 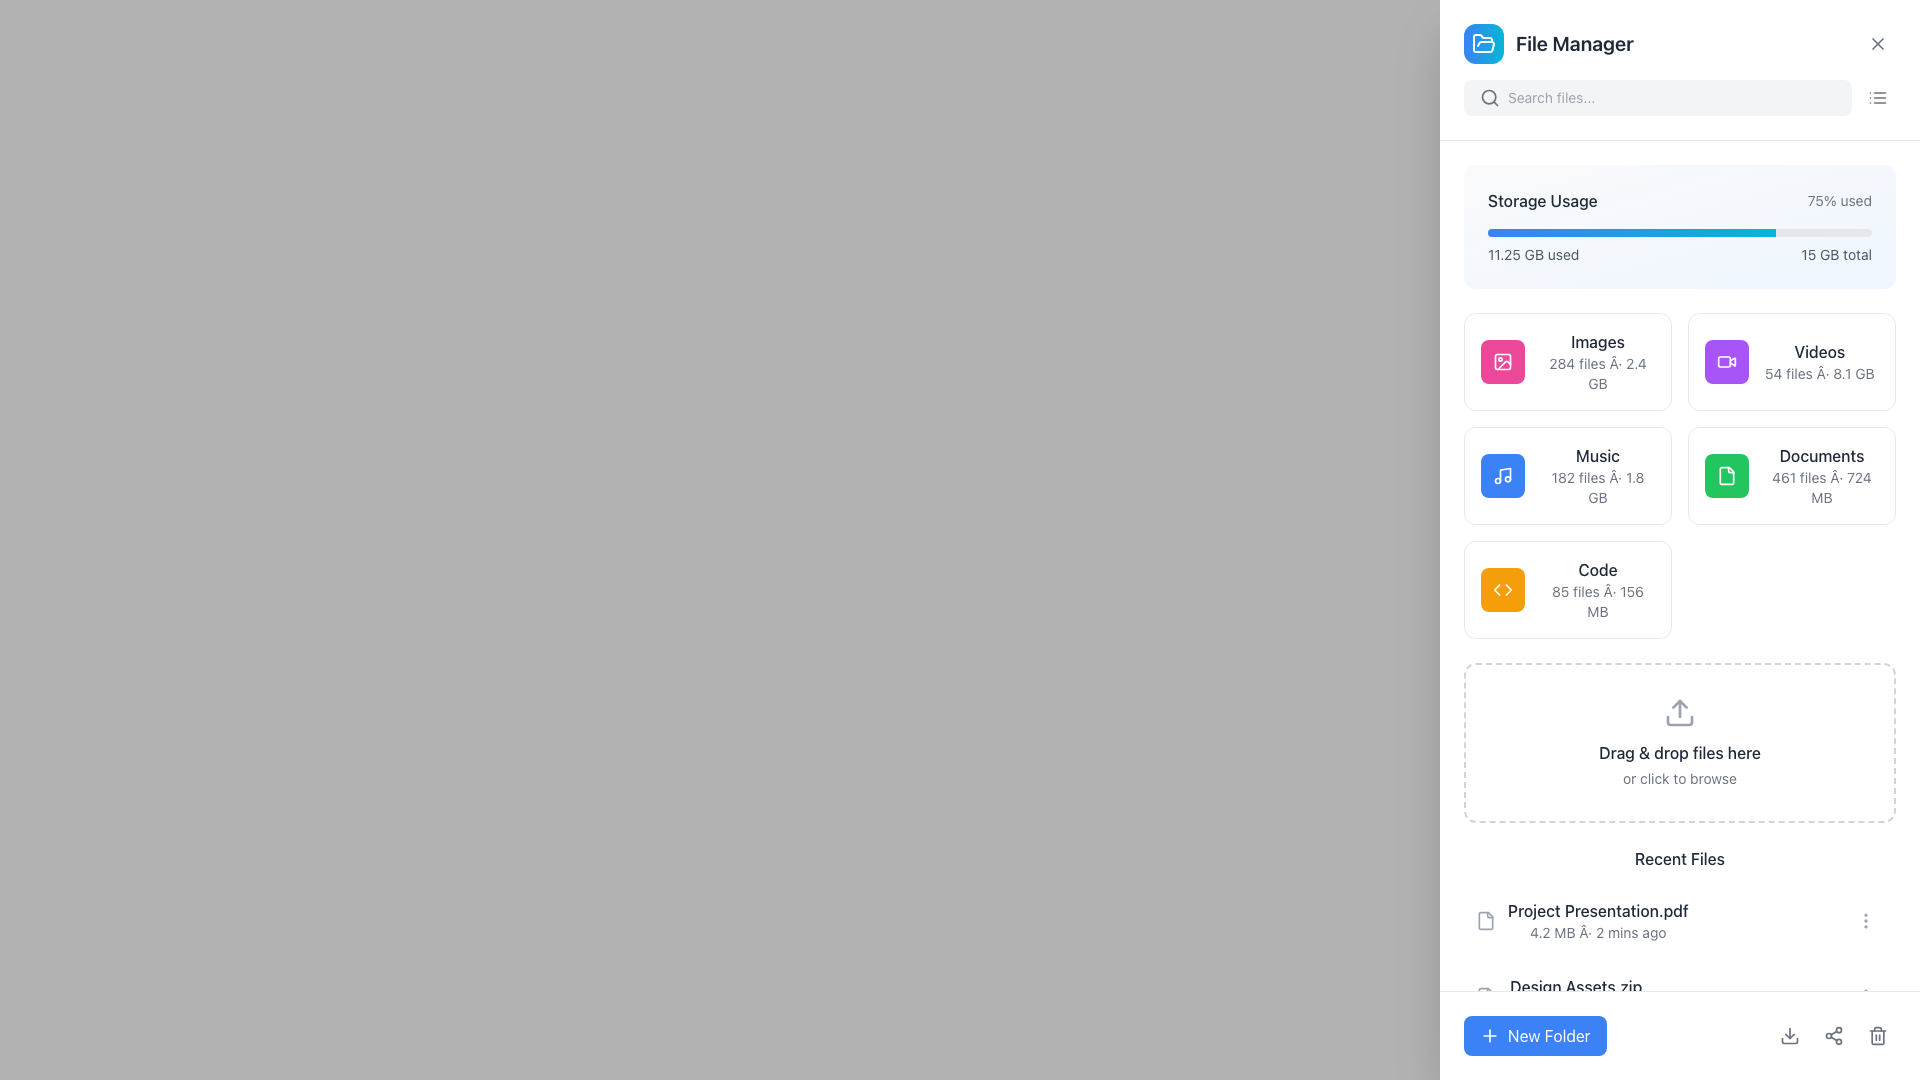 I want to click on the text label 'Project Presentation.pdf' located, so click(x=1597, y=910).